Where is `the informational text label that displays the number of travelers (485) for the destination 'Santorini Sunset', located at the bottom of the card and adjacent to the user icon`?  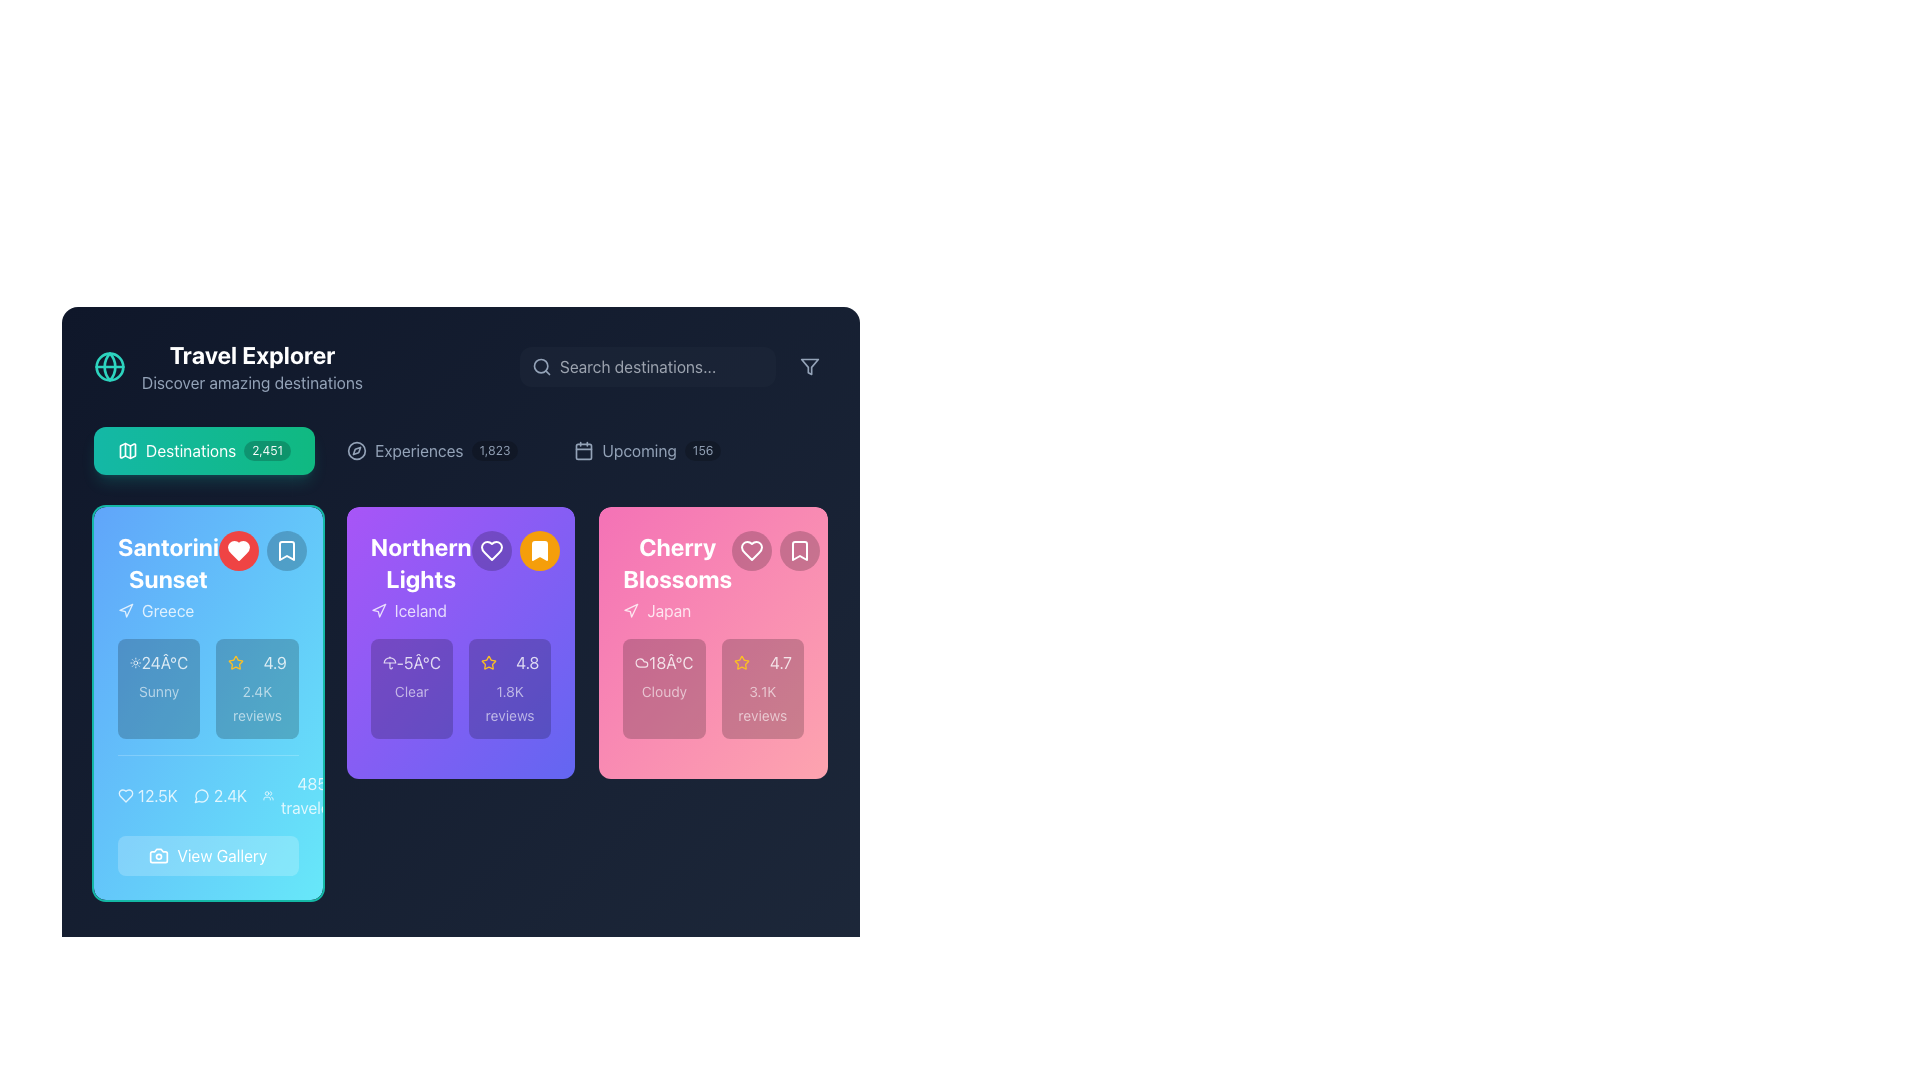
the informational text label that displays the number of travelers (485) for the destination 'Santorini Sunset', located at the bottom of the card and adjacent to the user icon is located at coordinates (311, 794).